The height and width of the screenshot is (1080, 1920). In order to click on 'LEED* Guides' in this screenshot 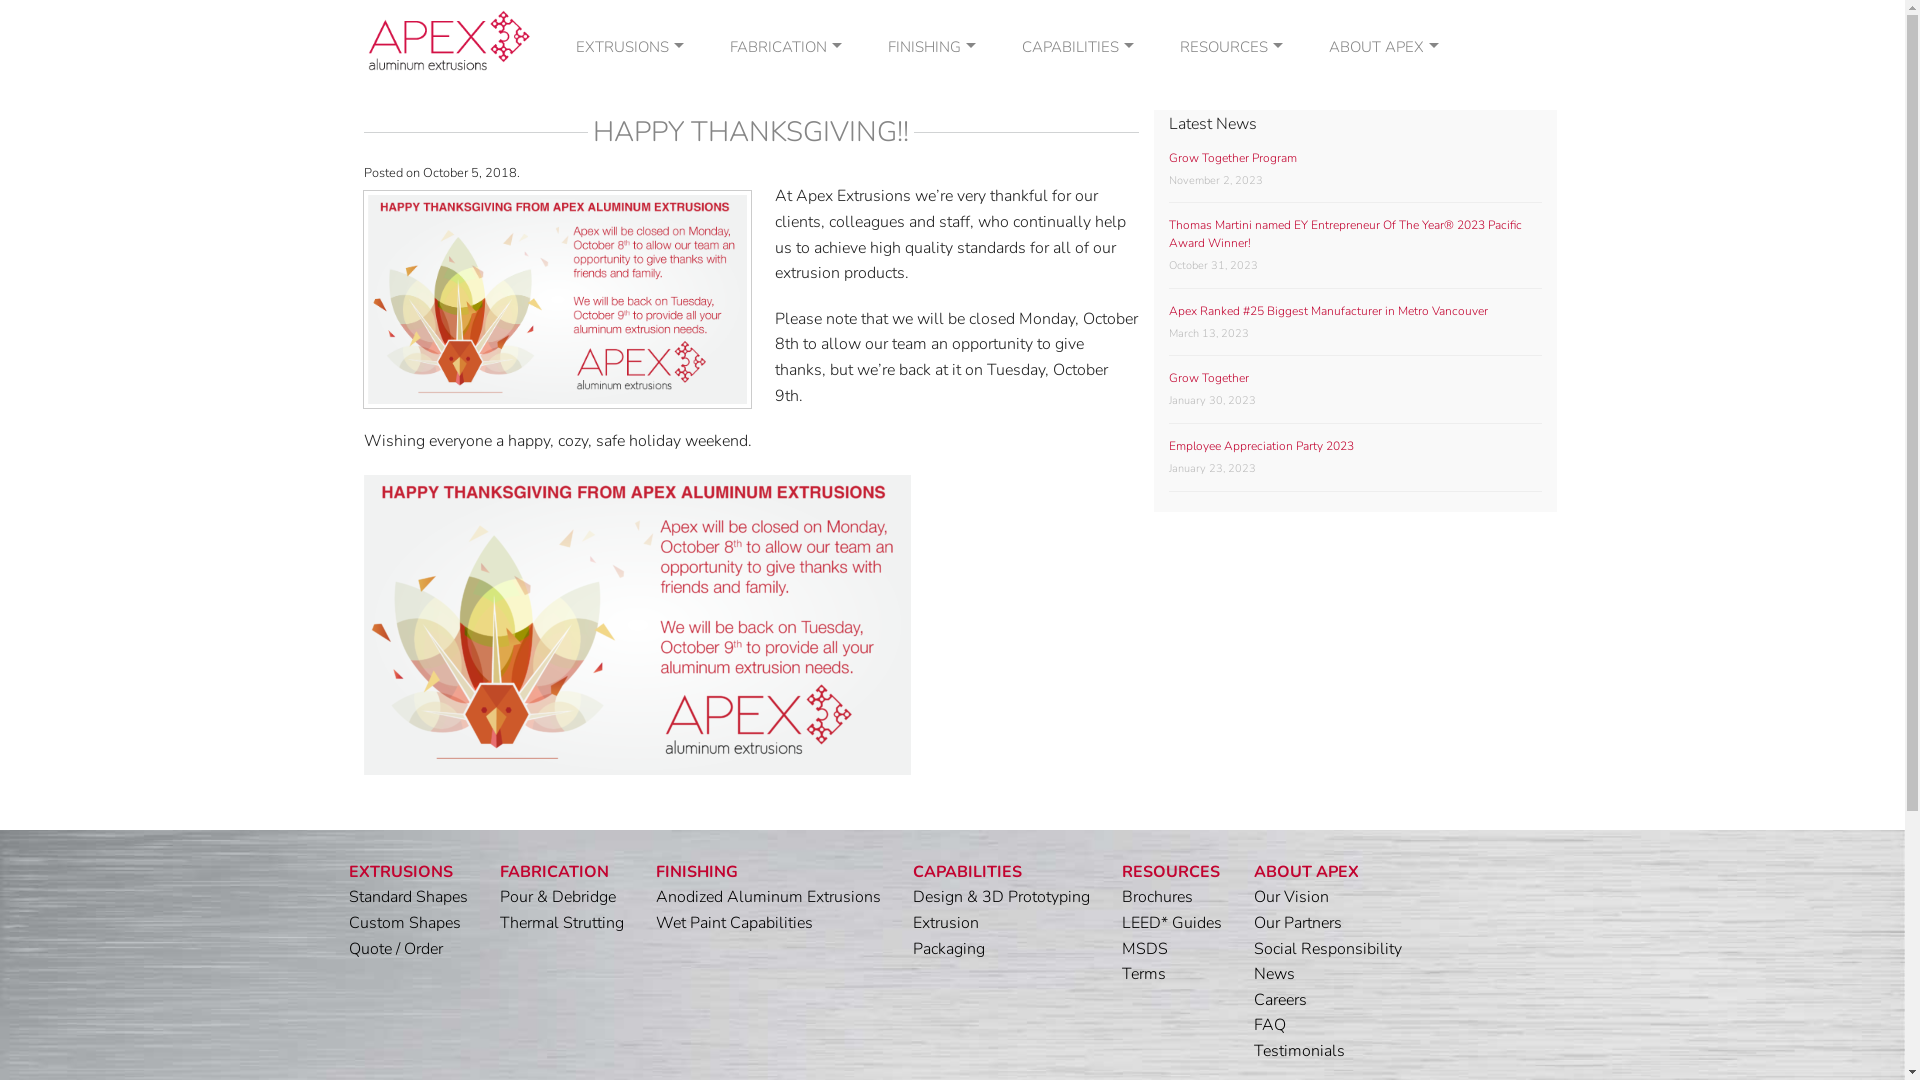, I will do `click(1171, 922)`.